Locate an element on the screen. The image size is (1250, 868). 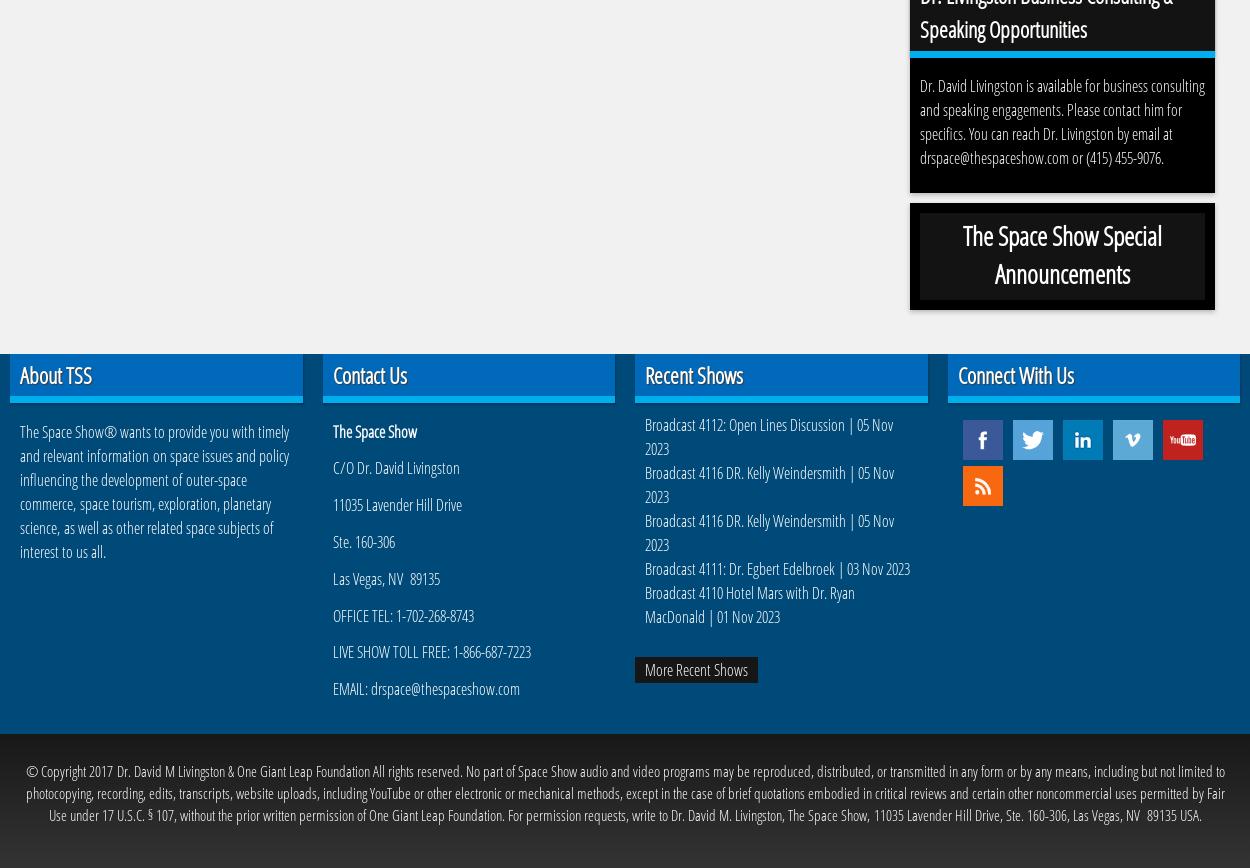
'The Space Show® wants to provide you with timely and relevant information on space issues and policy influencing the development of outer-space commerce, space tourism, exploration, planetary science, as well as other related space subjects of interest to us all.' is located at coordinates (154, 491).